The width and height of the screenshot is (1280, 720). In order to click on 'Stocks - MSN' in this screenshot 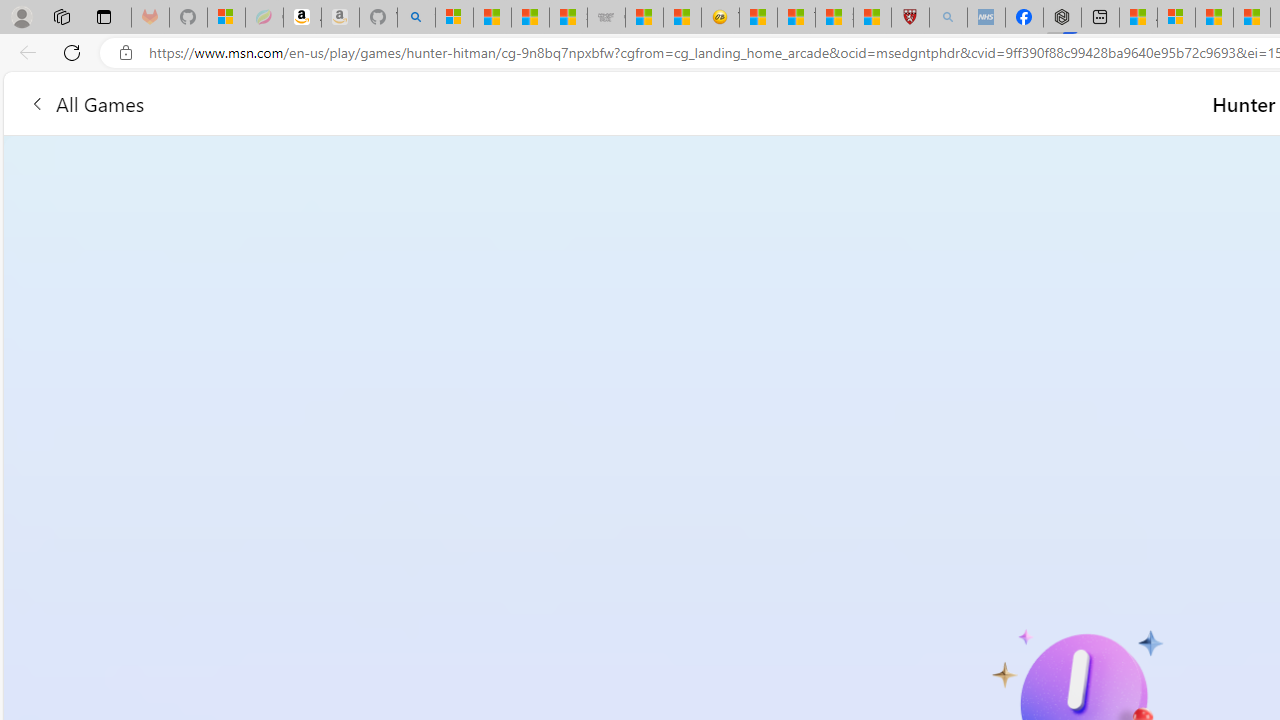, I will do `click(567, 17)`.